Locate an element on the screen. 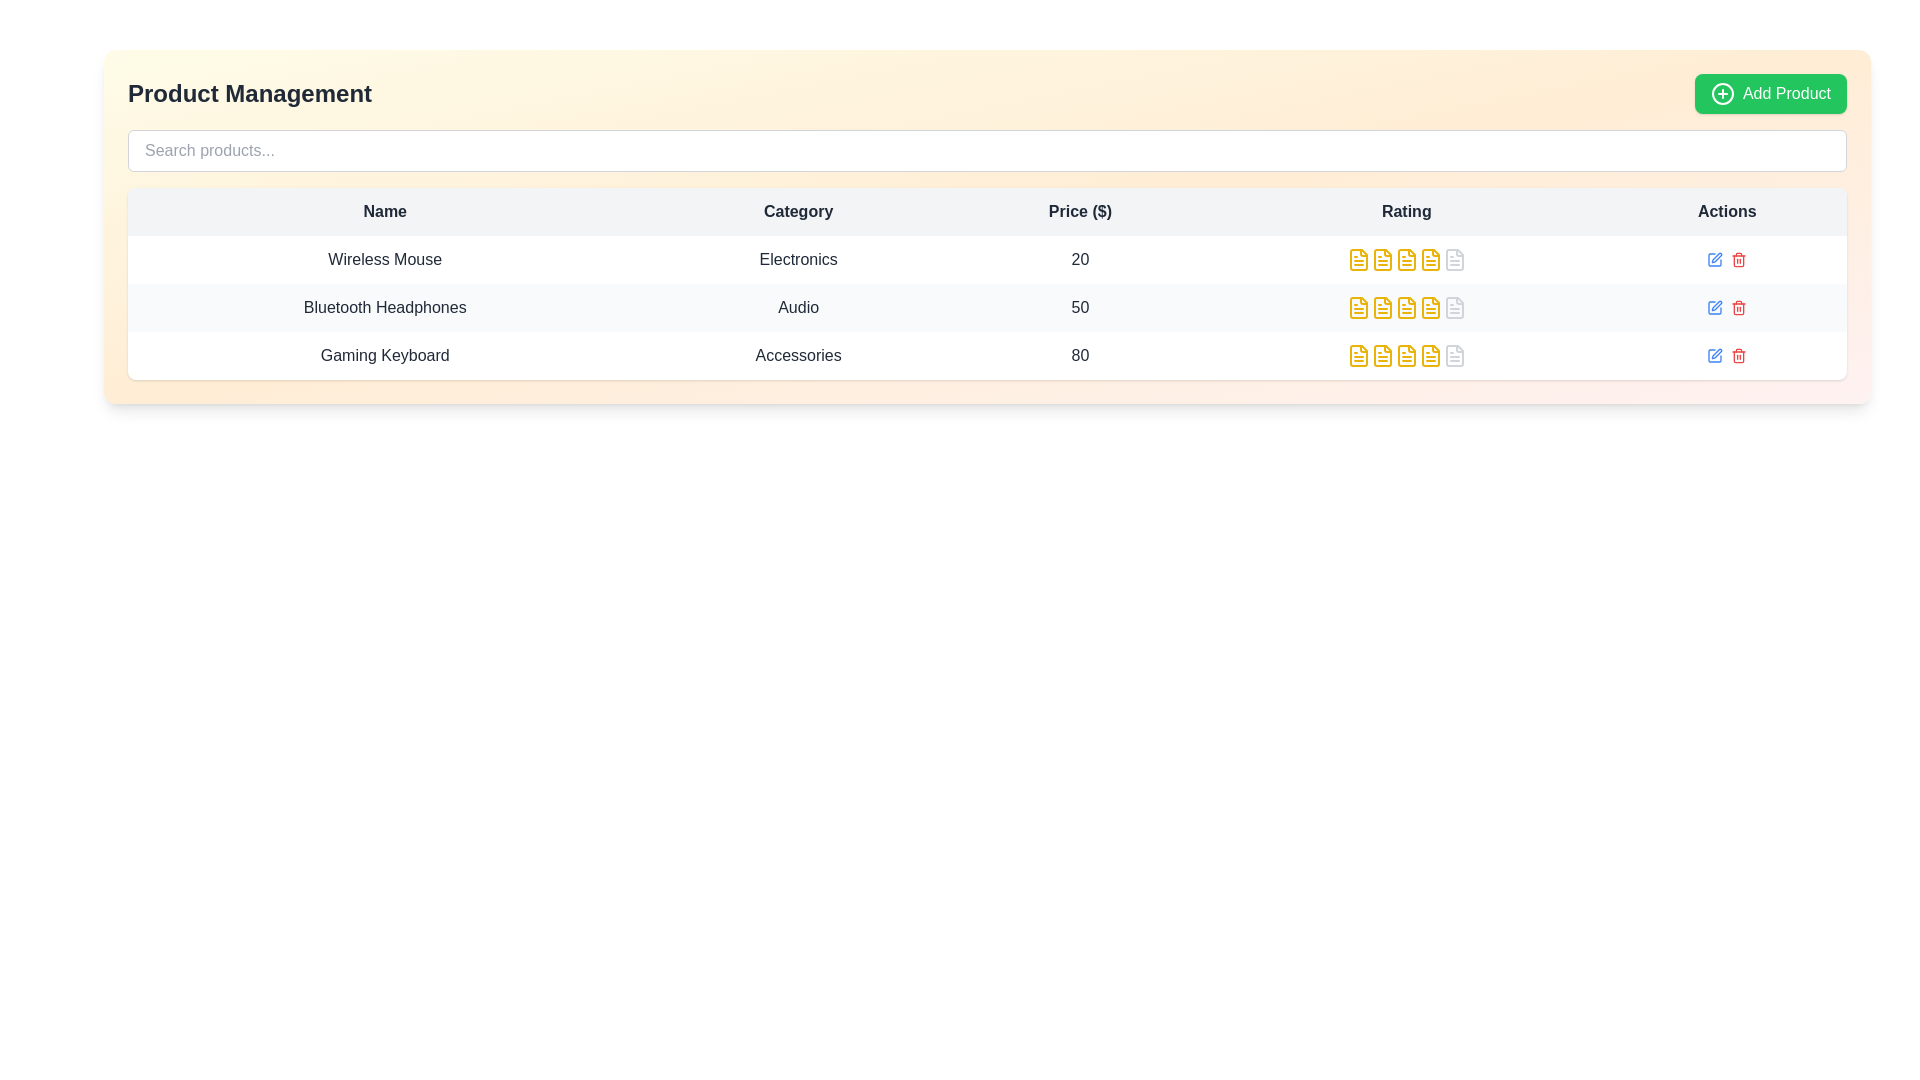 The width and height of the screenshot is (1920, 1080). the Display icon representing a file or document in the rating column of the middle row beneath the 'Bluetooth Headphones' entry is located at coordinates (1454, 308).